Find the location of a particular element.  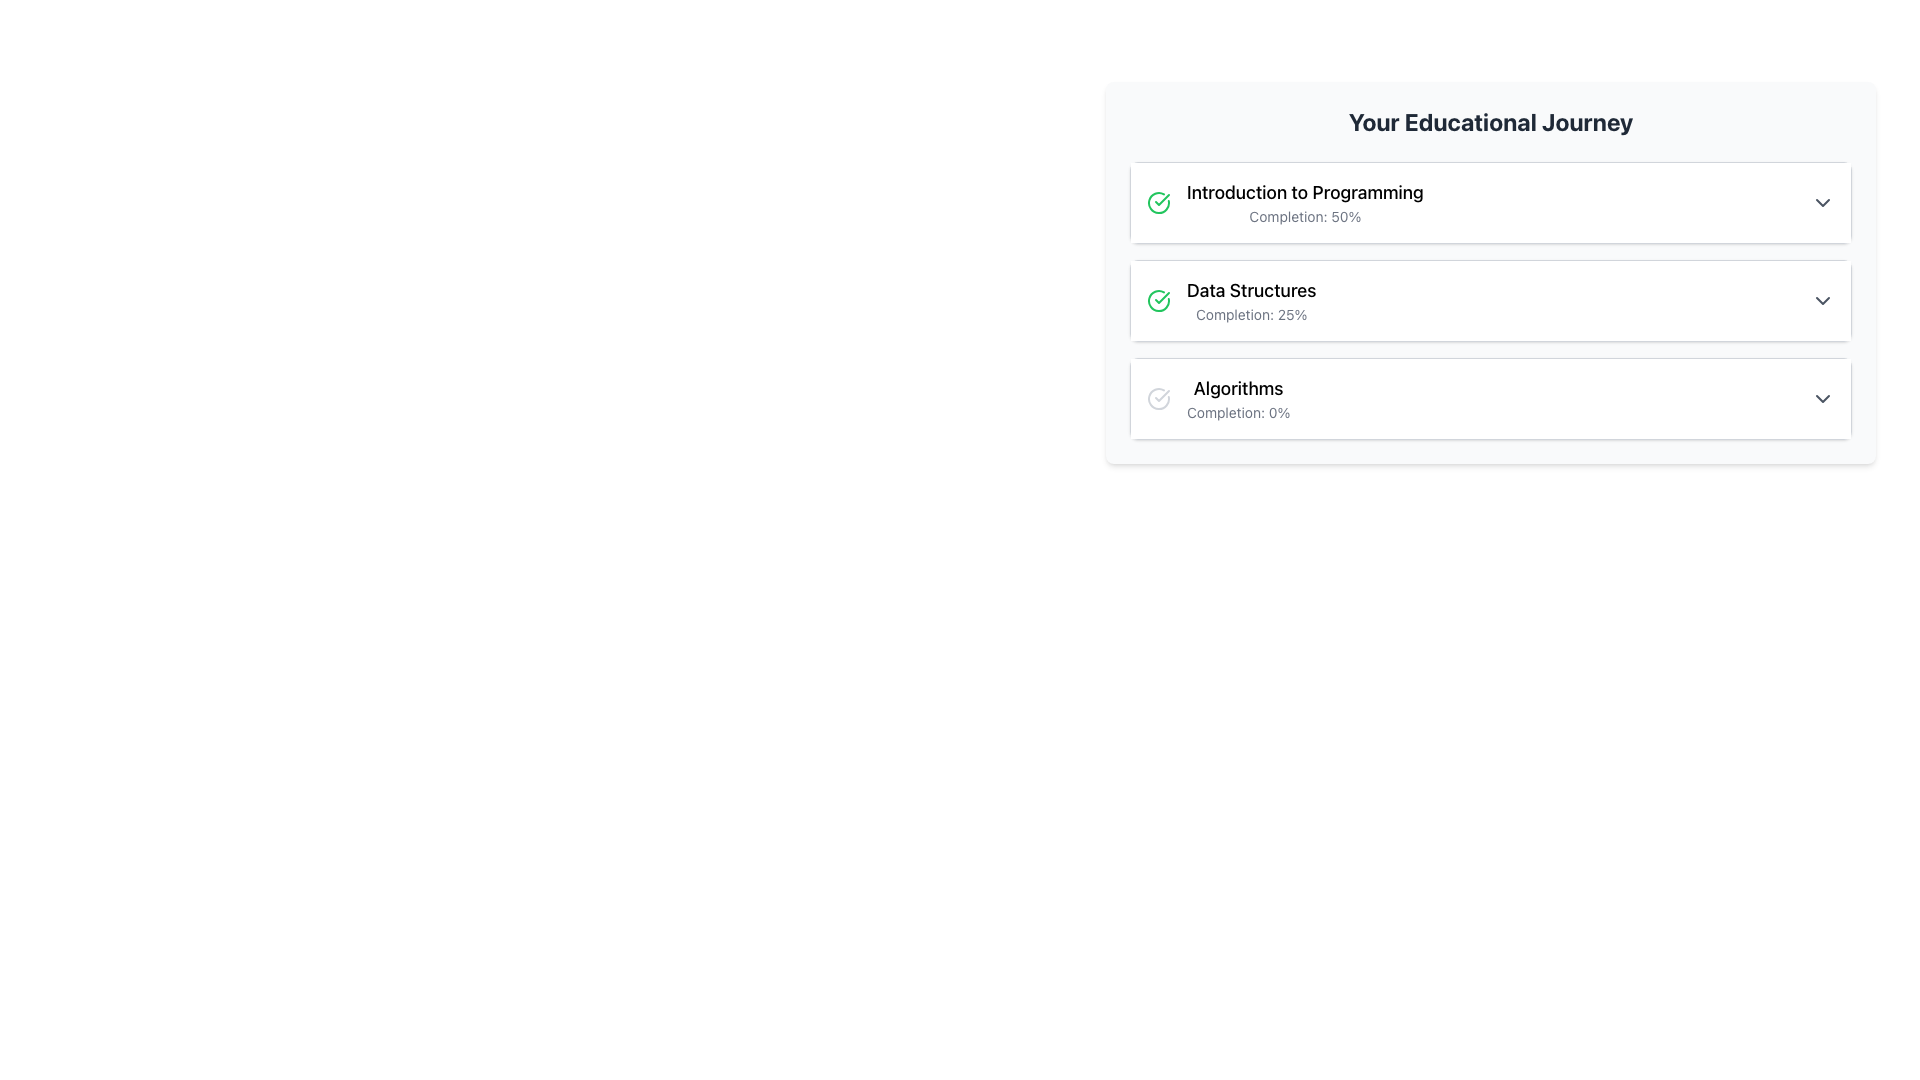

completion status text label located at the bottom section of the 'Algorithms' card, which currently indicates 0% is located at coordinates (1237, 411).